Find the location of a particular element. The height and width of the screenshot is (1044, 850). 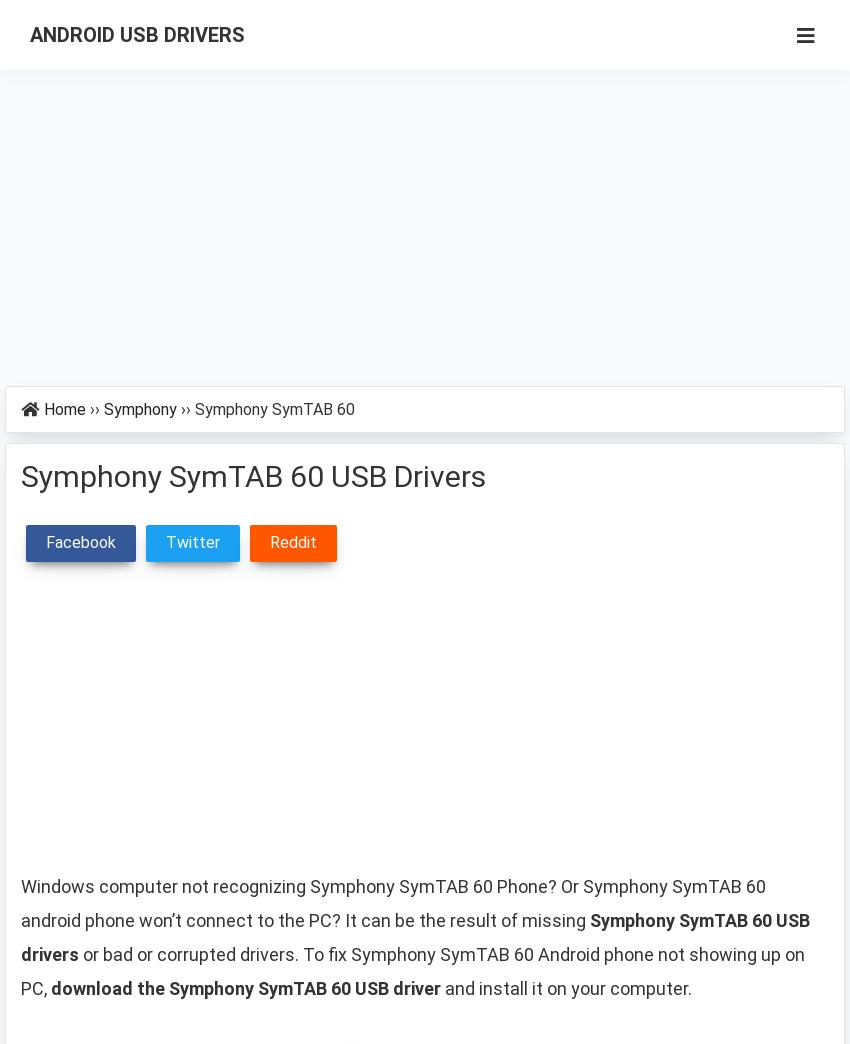

'Facebook' is located at coordinates (81, 541).